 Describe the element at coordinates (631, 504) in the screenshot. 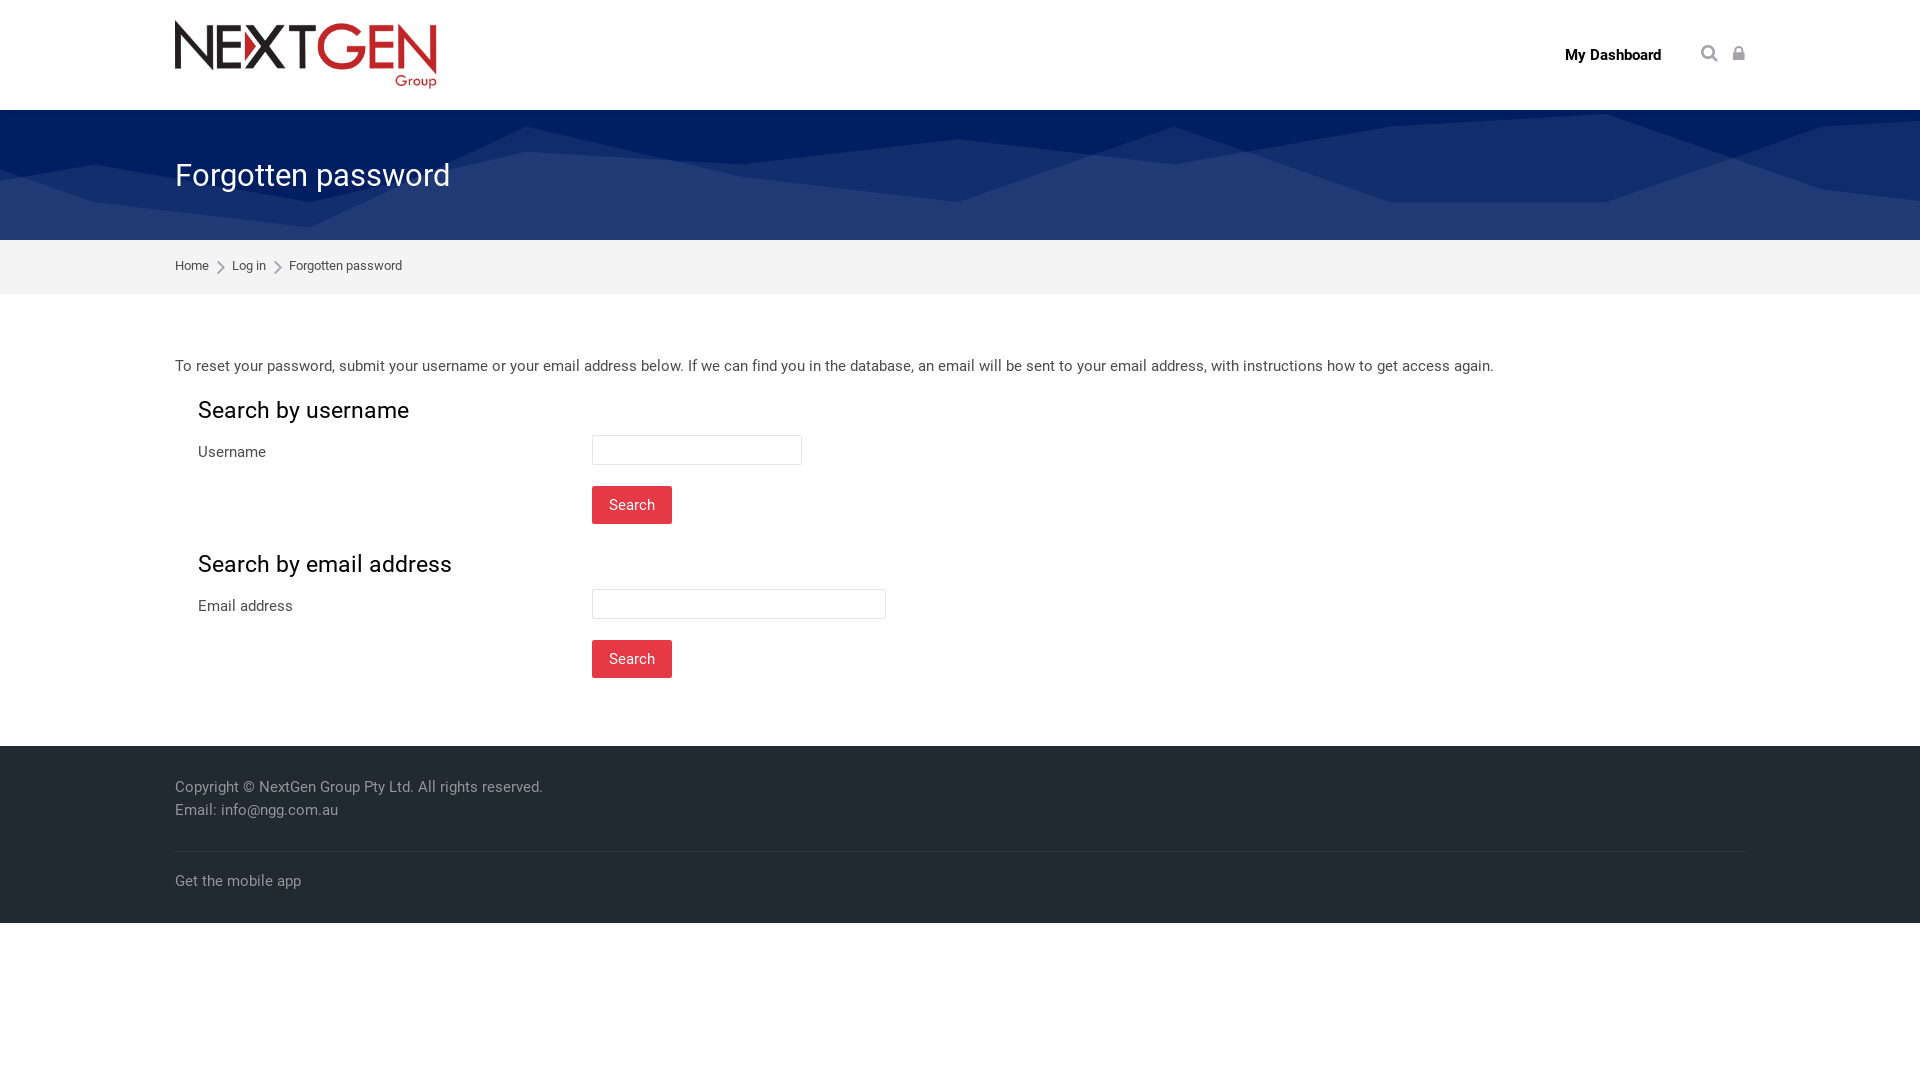

I see `'Search'` at that location.